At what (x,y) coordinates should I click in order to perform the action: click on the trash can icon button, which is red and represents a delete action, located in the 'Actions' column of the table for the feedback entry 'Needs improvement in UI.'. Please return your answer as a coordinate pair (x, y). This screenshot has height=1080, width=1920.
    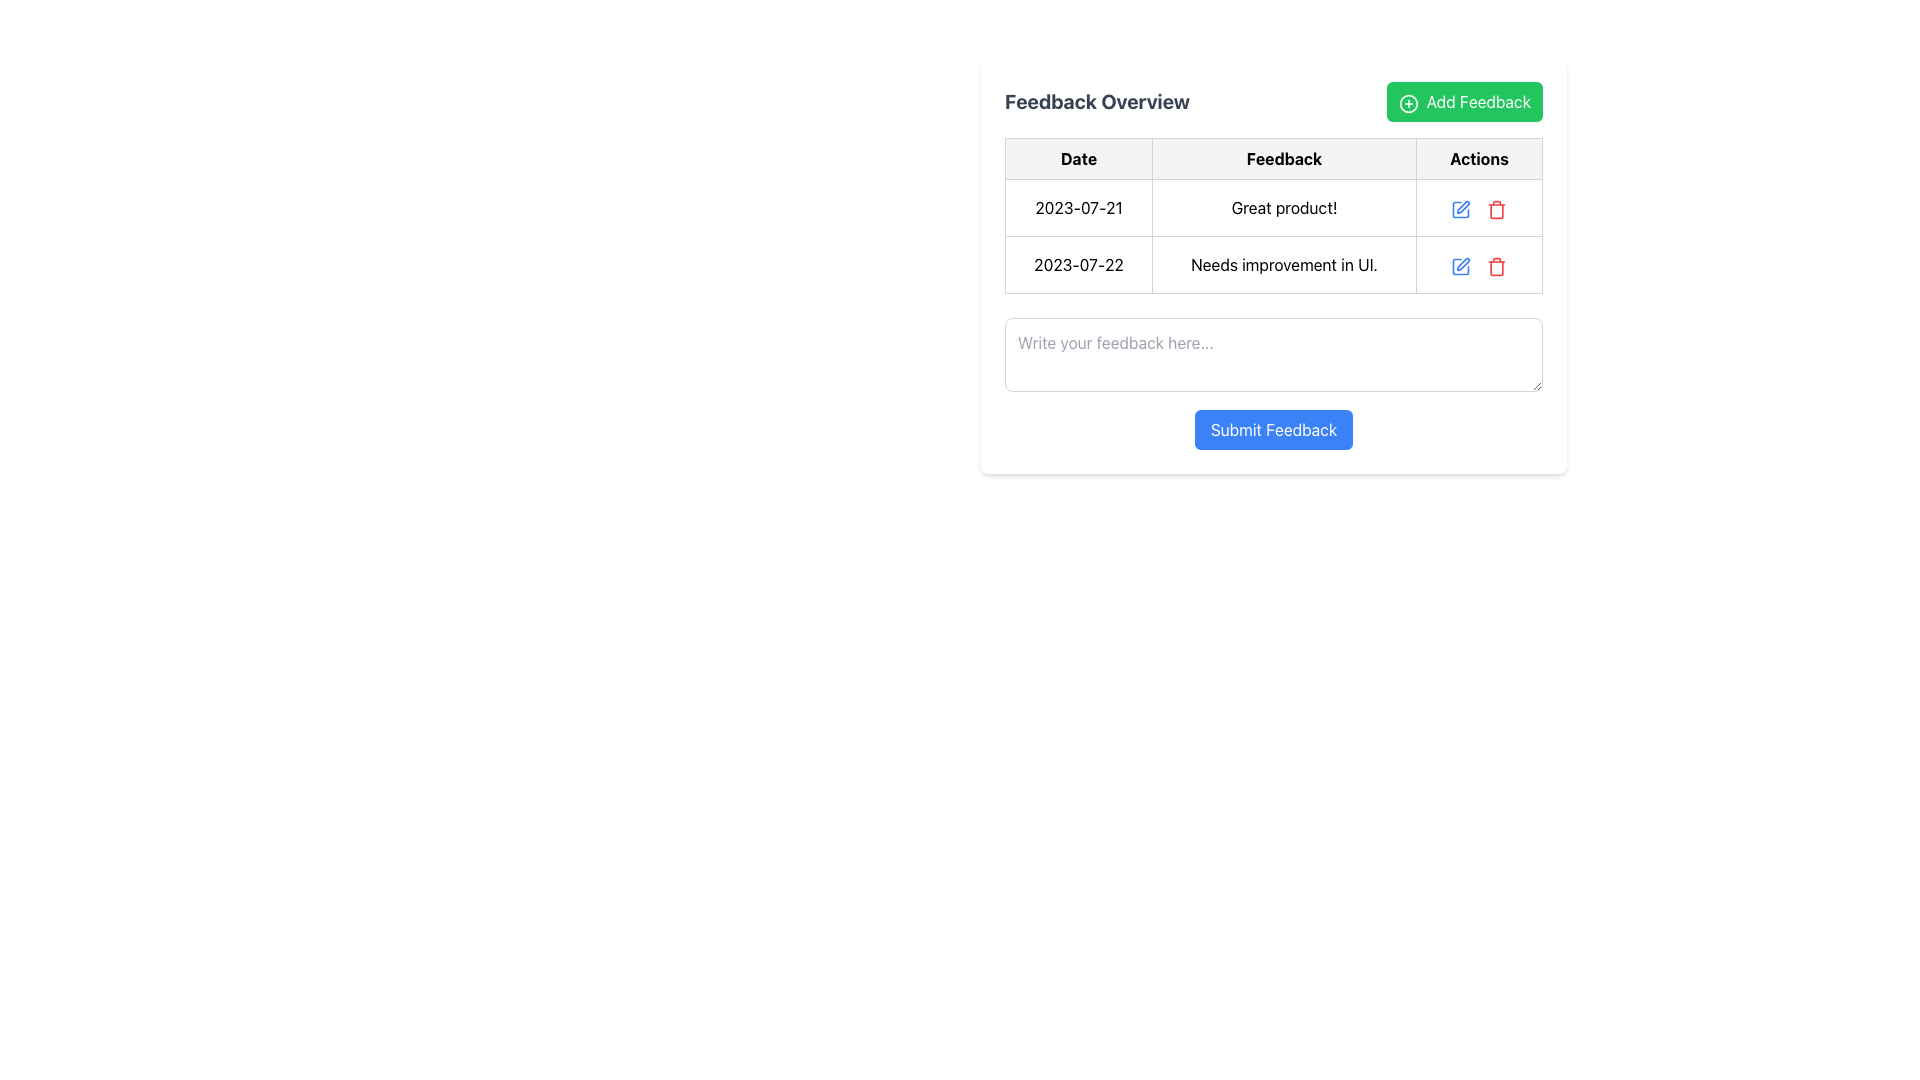
    Looking at the image, I should click on (1497, 209).